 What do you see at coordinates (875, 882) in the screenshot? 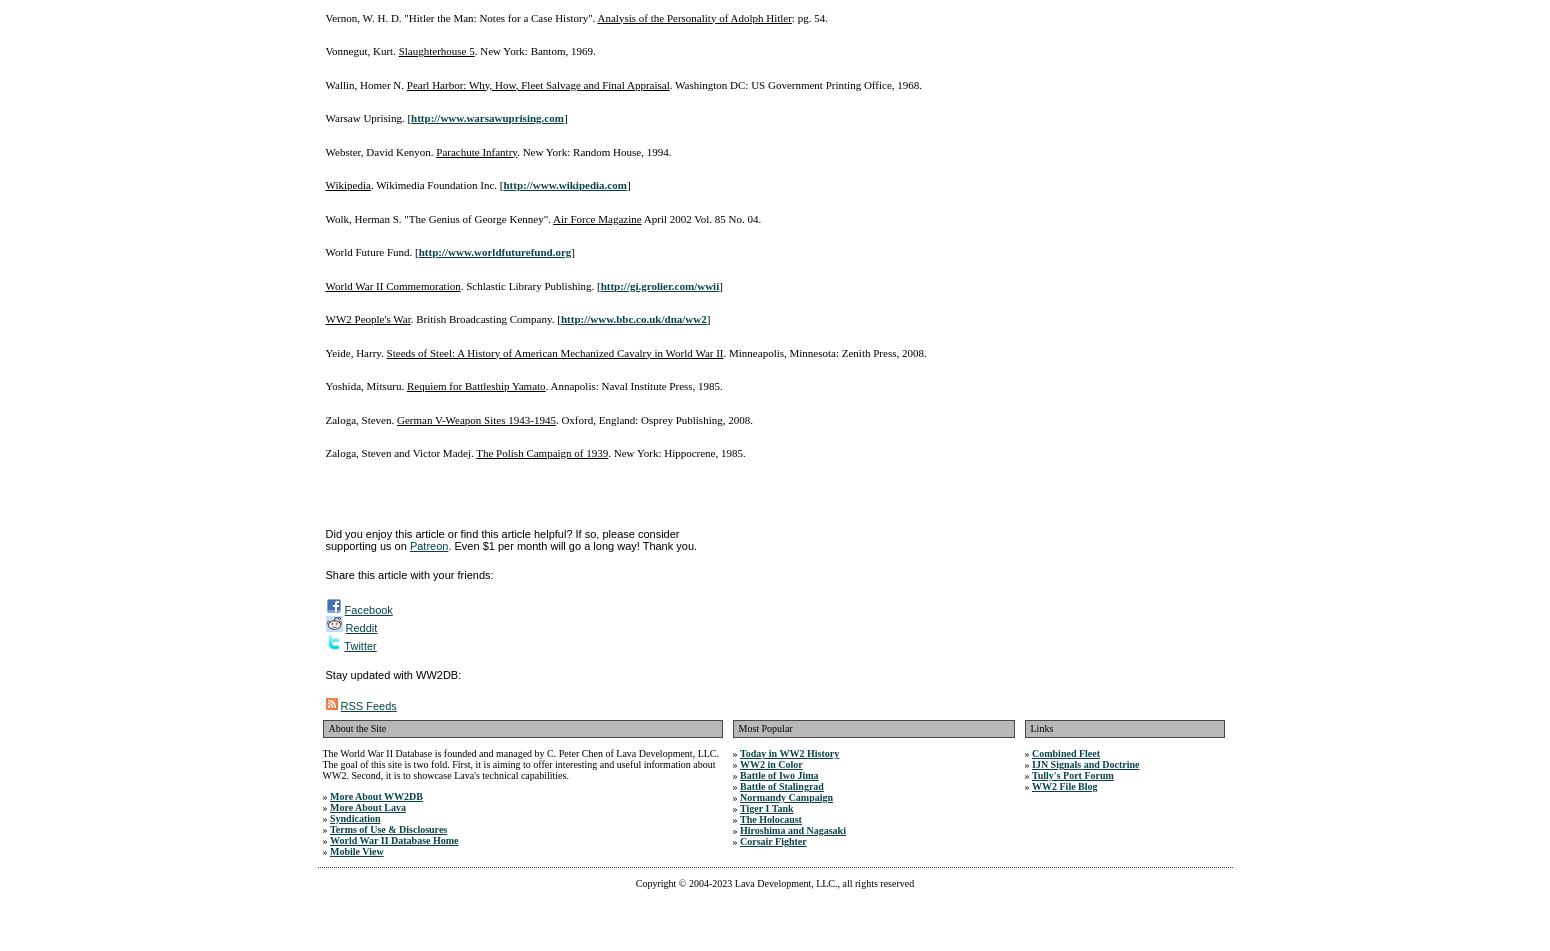
I see `', all rights reserved'` at bounding box center [875, 882].